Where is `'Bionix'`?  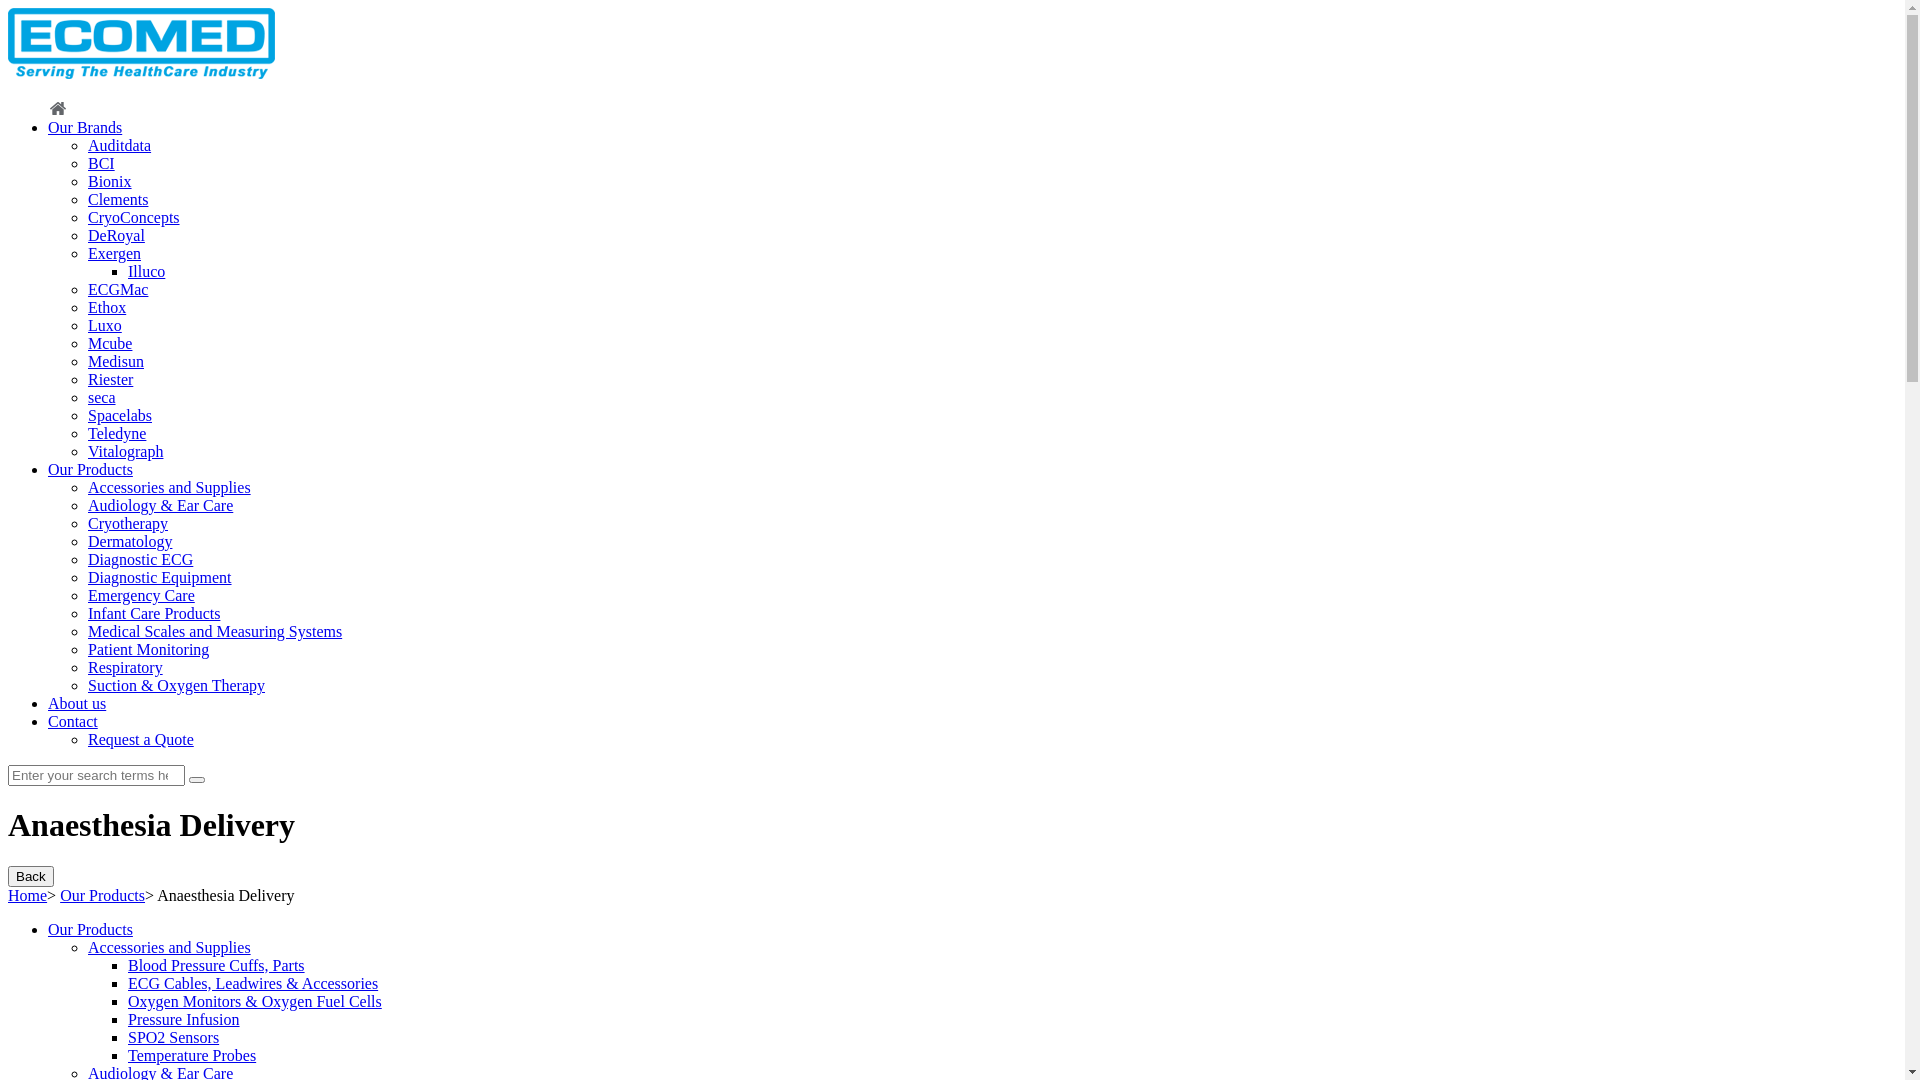
'Bionix' is located at coordinates (86, 181).